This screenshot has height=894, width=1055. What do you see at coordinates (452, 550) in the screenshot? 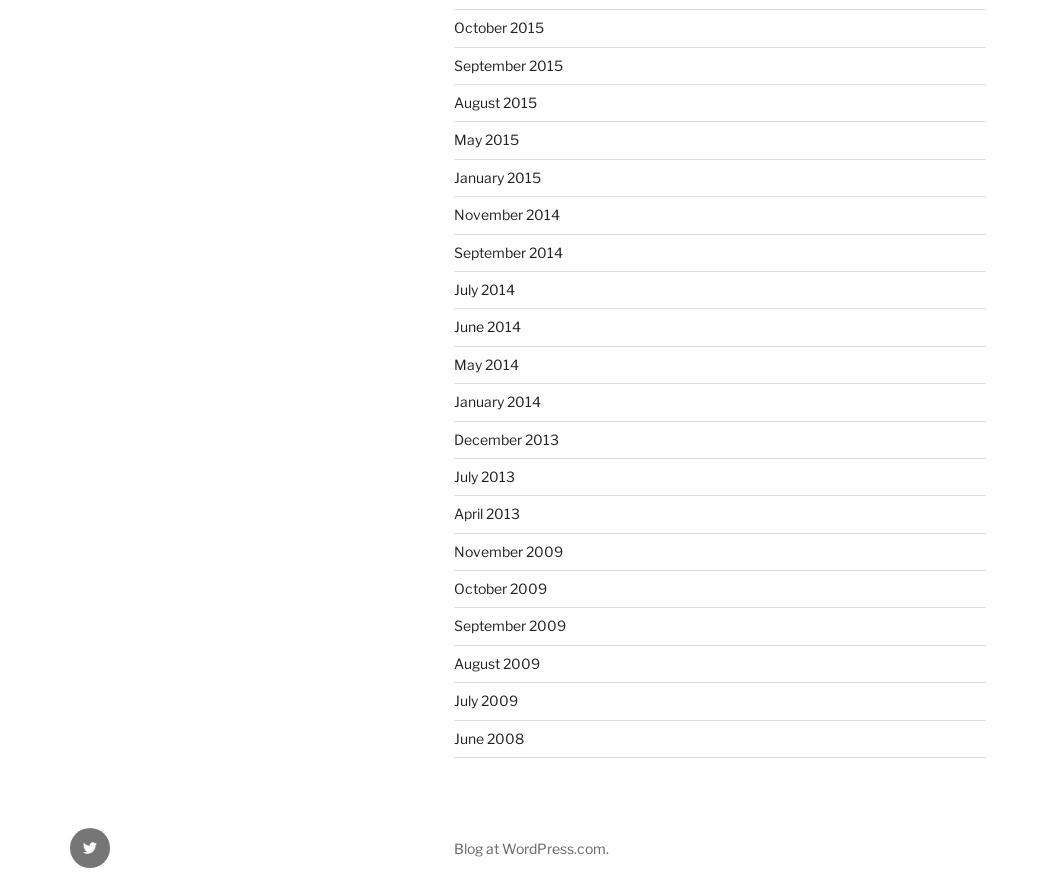
I see `'November 2009'` at bounding box center [452, 550].